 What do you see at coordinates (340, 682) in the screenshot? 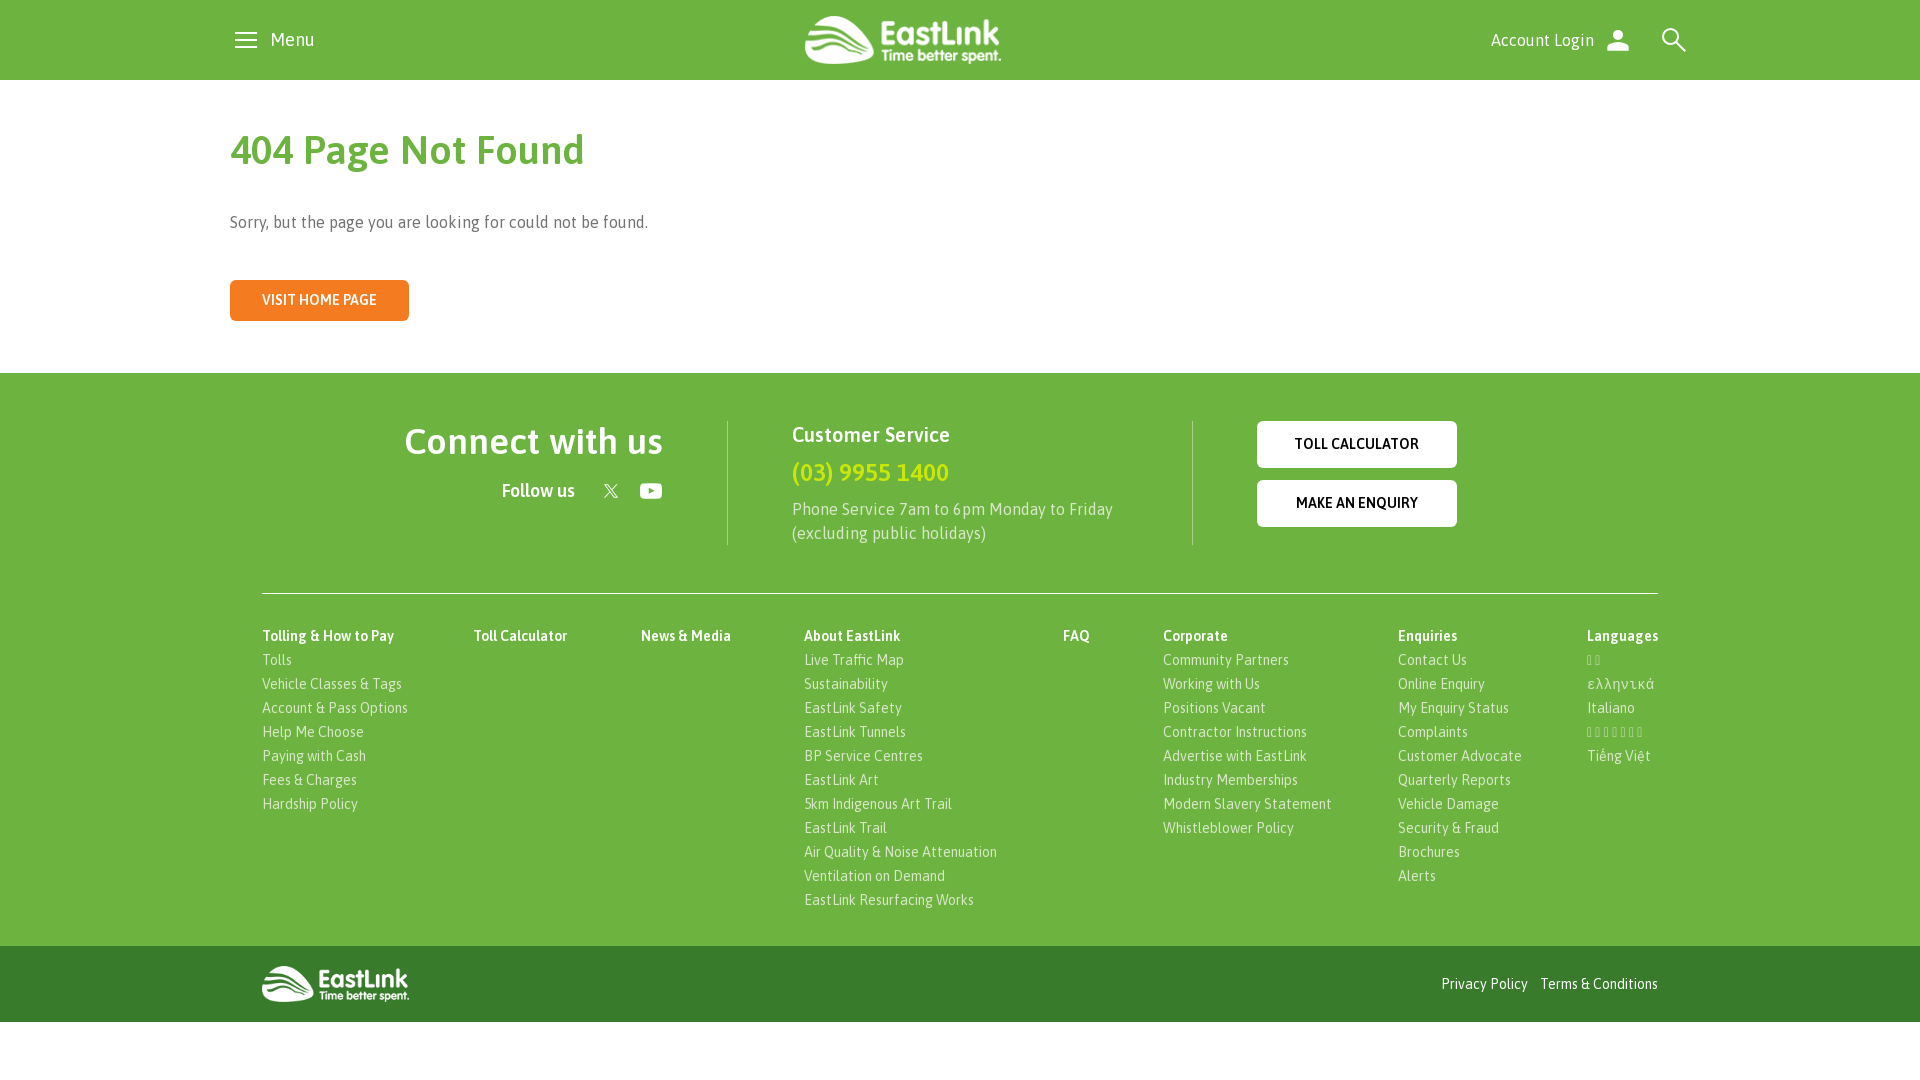
I see `'Vehicle Classes & Tags'` at bounding box center [340, 682].